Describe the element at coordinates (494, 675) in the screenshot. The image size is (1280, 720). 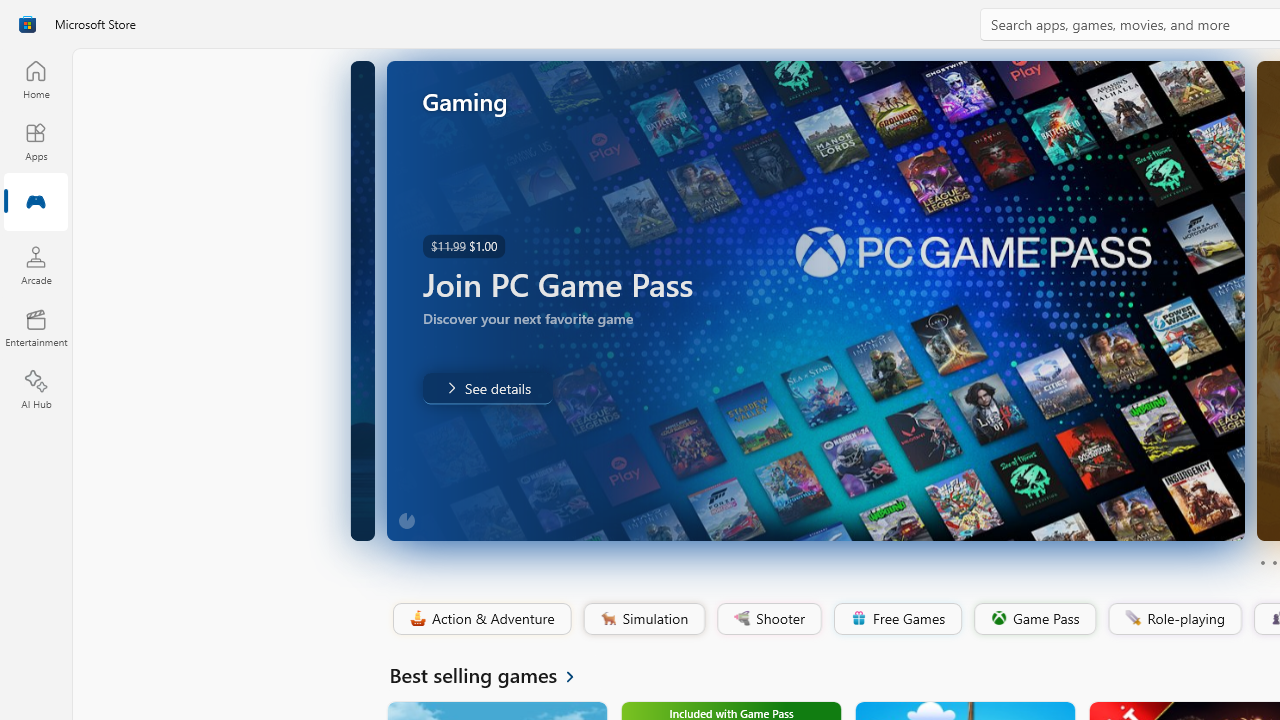
I see `'See all  Best selling games'` at that location.